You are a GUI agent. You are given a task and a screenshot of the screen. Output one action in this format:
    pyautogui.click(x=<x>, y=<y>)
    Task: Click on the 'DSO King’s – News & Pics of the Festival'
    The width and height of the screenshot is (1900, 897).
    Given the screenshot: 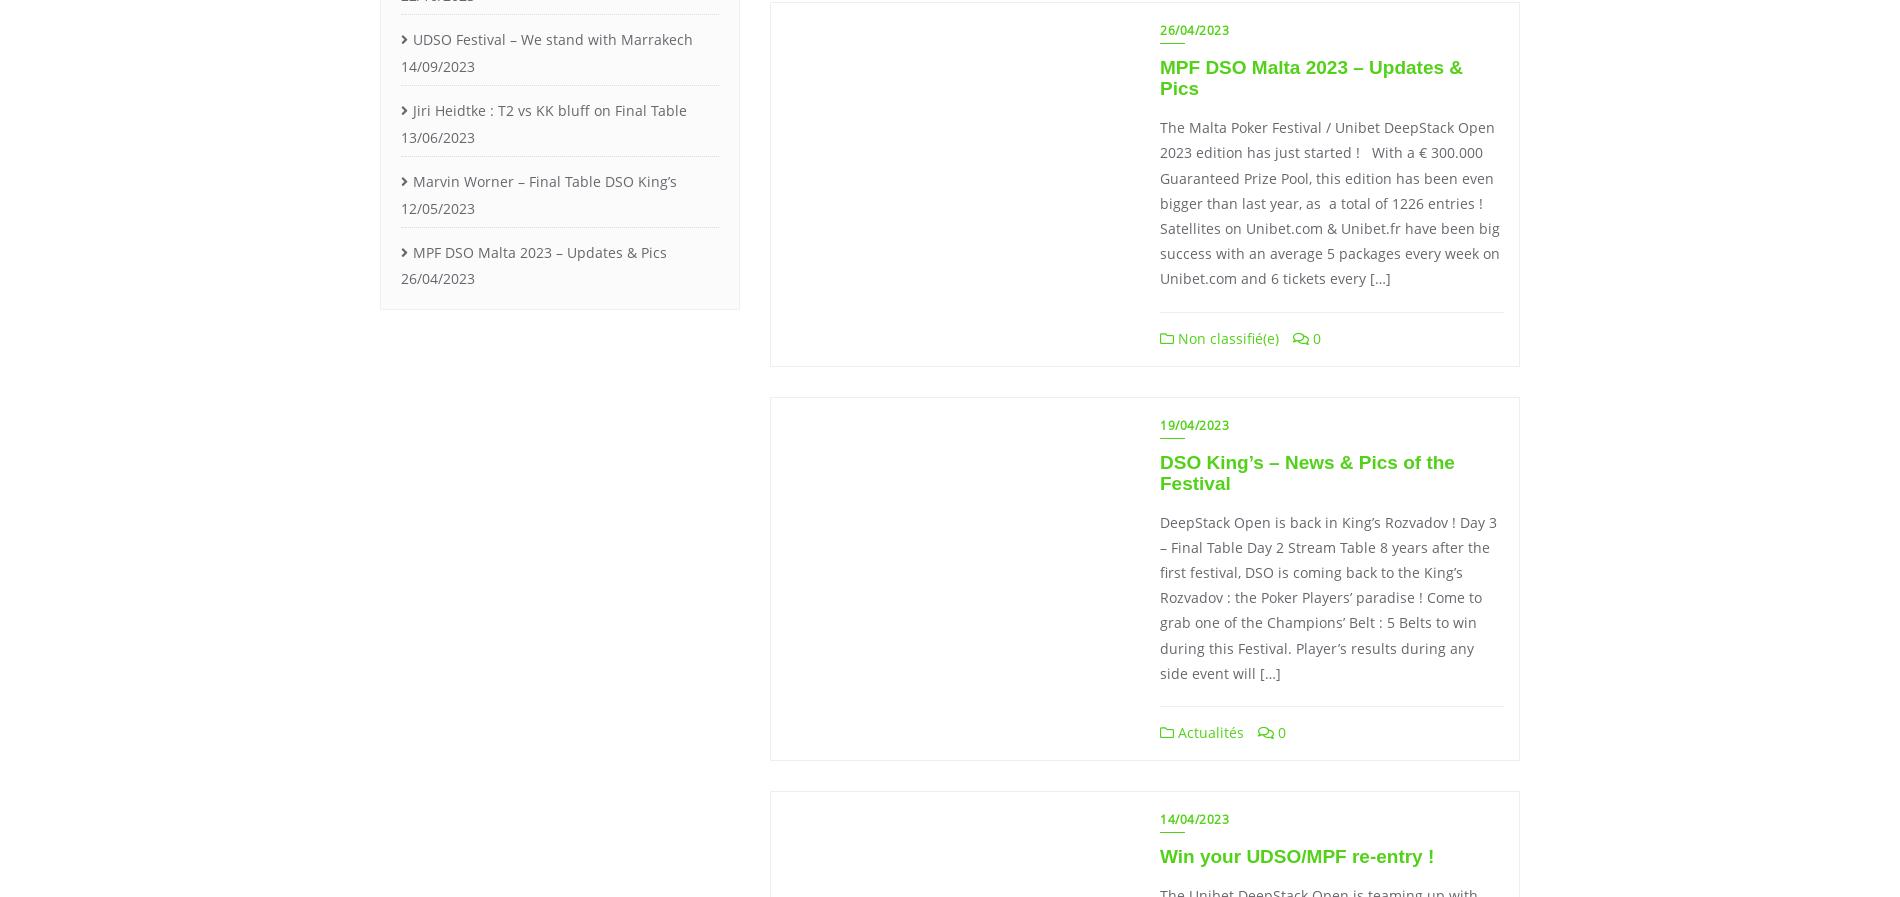 What is the action you would take?
    pyautogui.click(x=1159, y=472)
    